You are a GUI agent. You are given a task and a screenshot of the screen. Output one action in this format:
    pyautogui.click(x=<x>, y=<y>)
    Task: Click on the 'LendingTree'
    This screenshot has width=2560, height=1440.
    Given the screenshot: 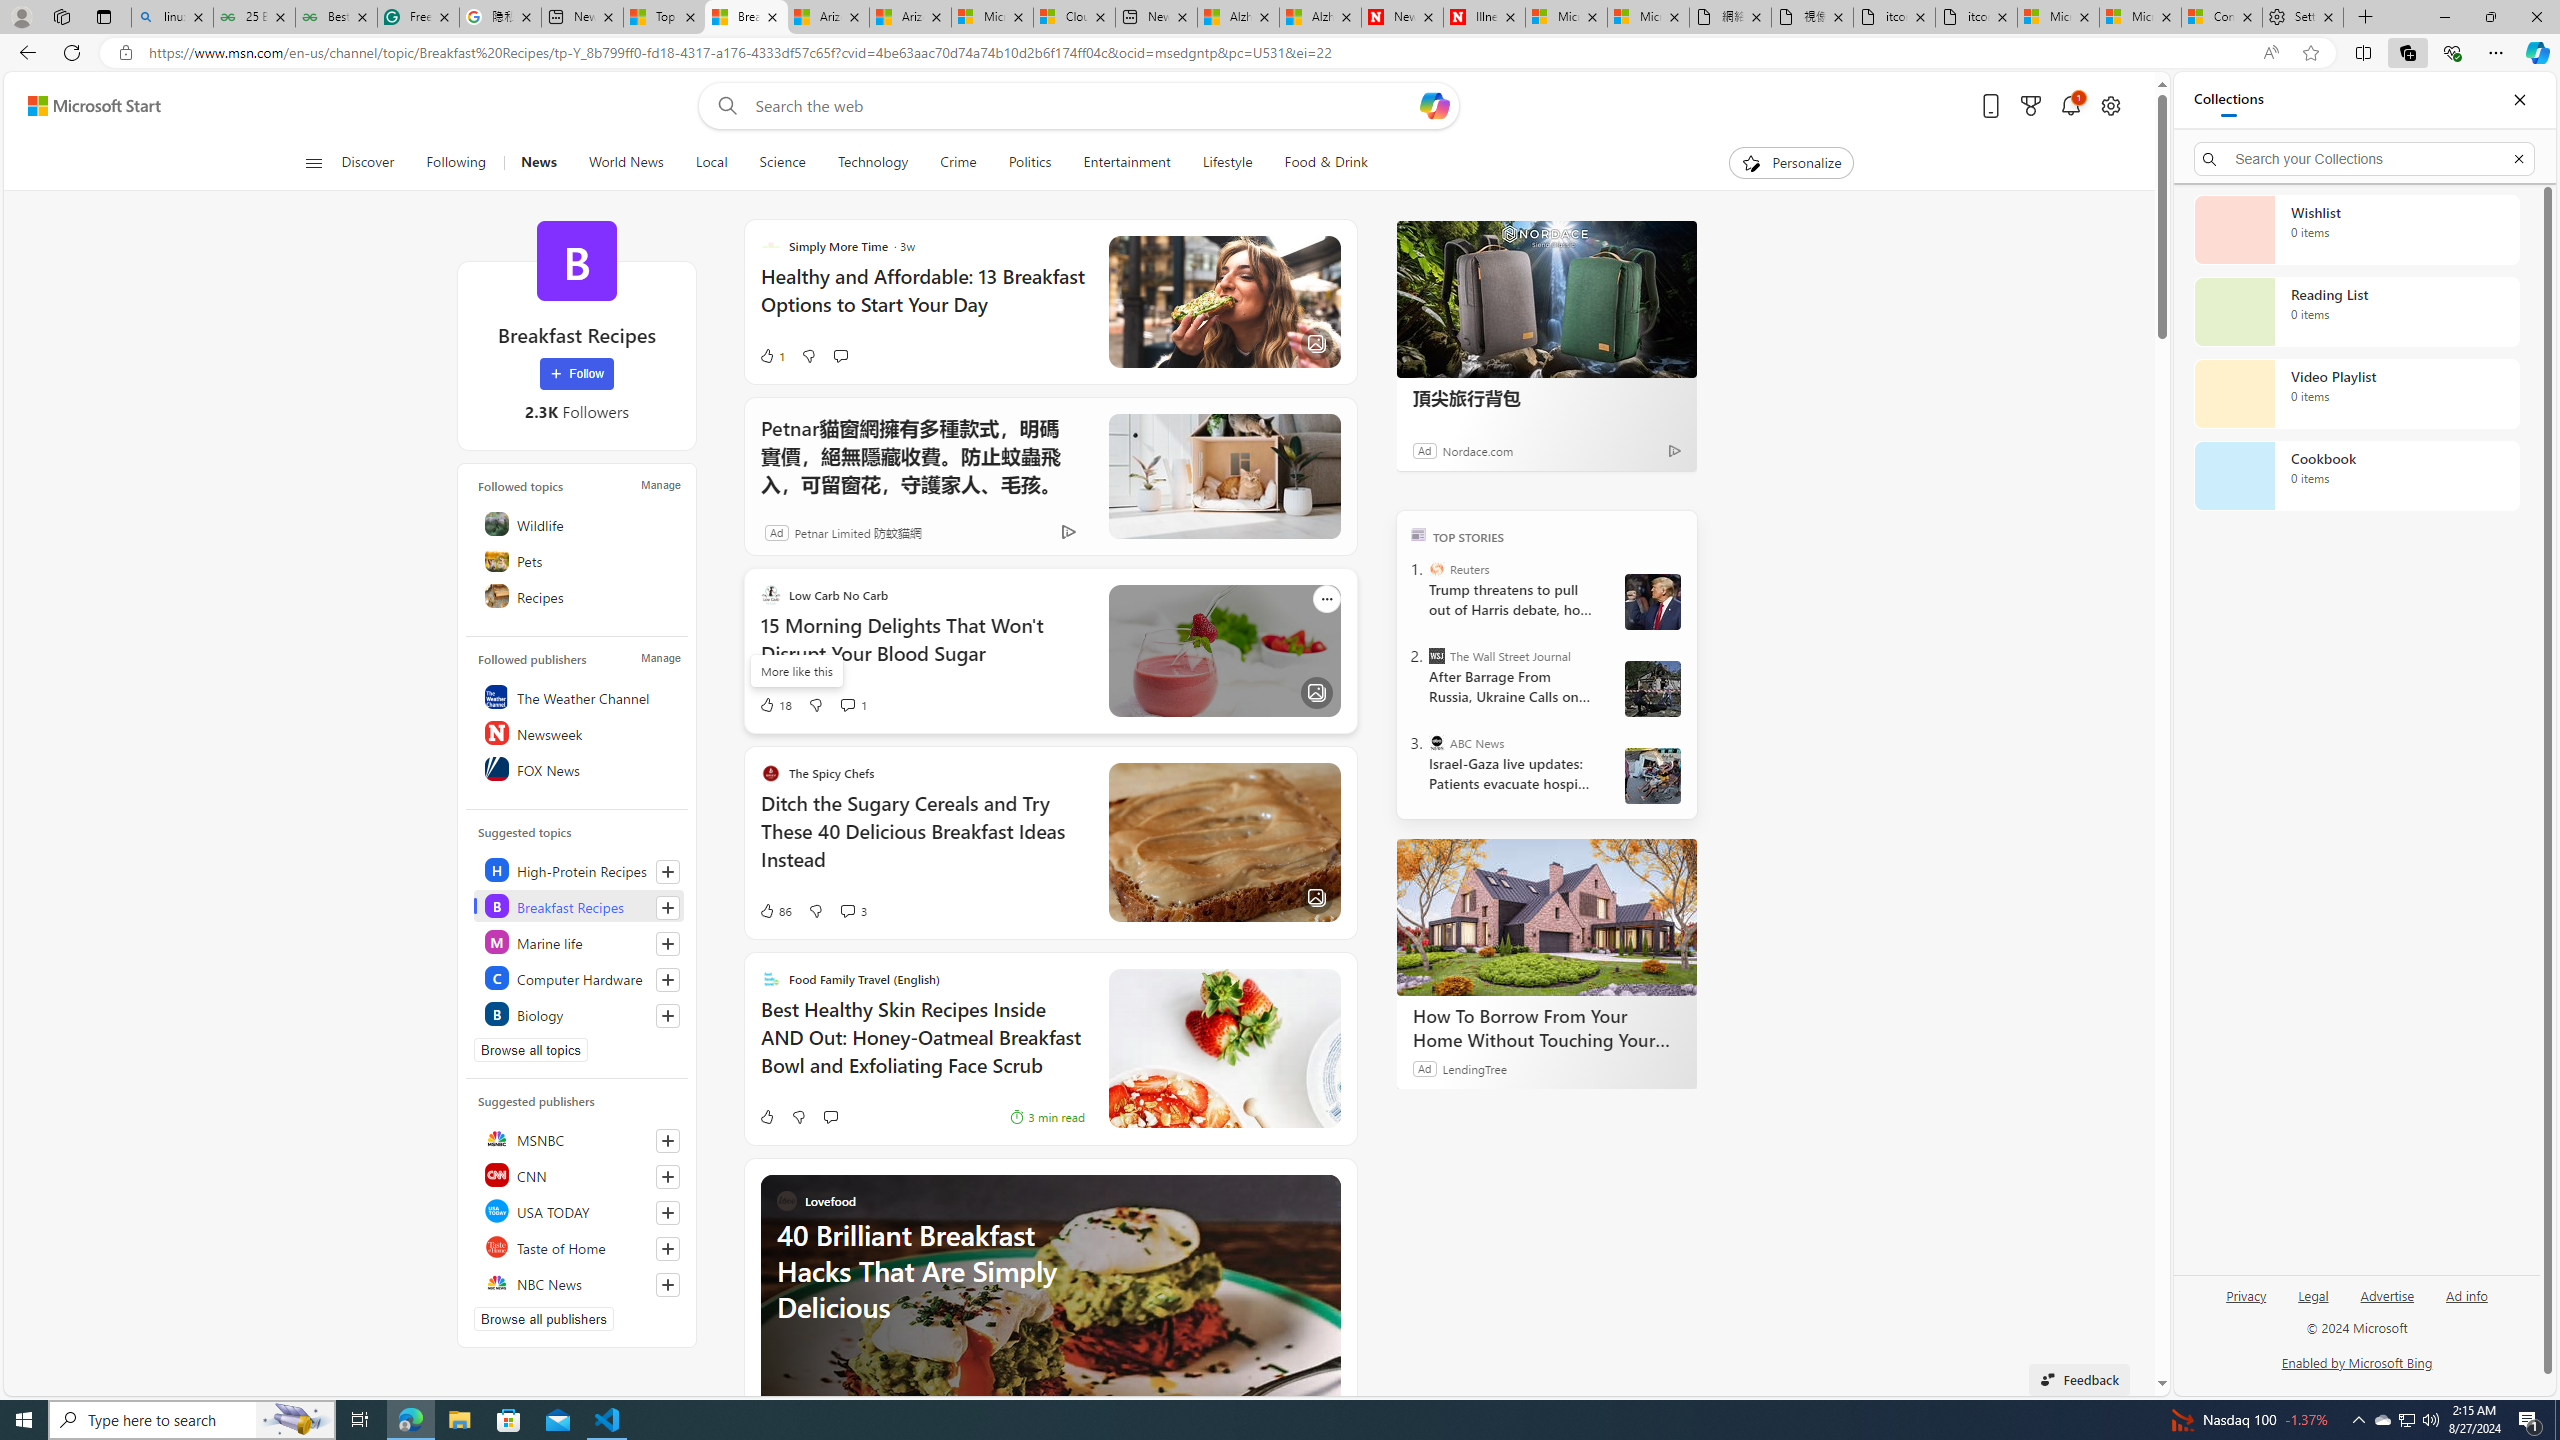 What is the action you would take?
    pyautogui.click(x=1473, y=1068)
    